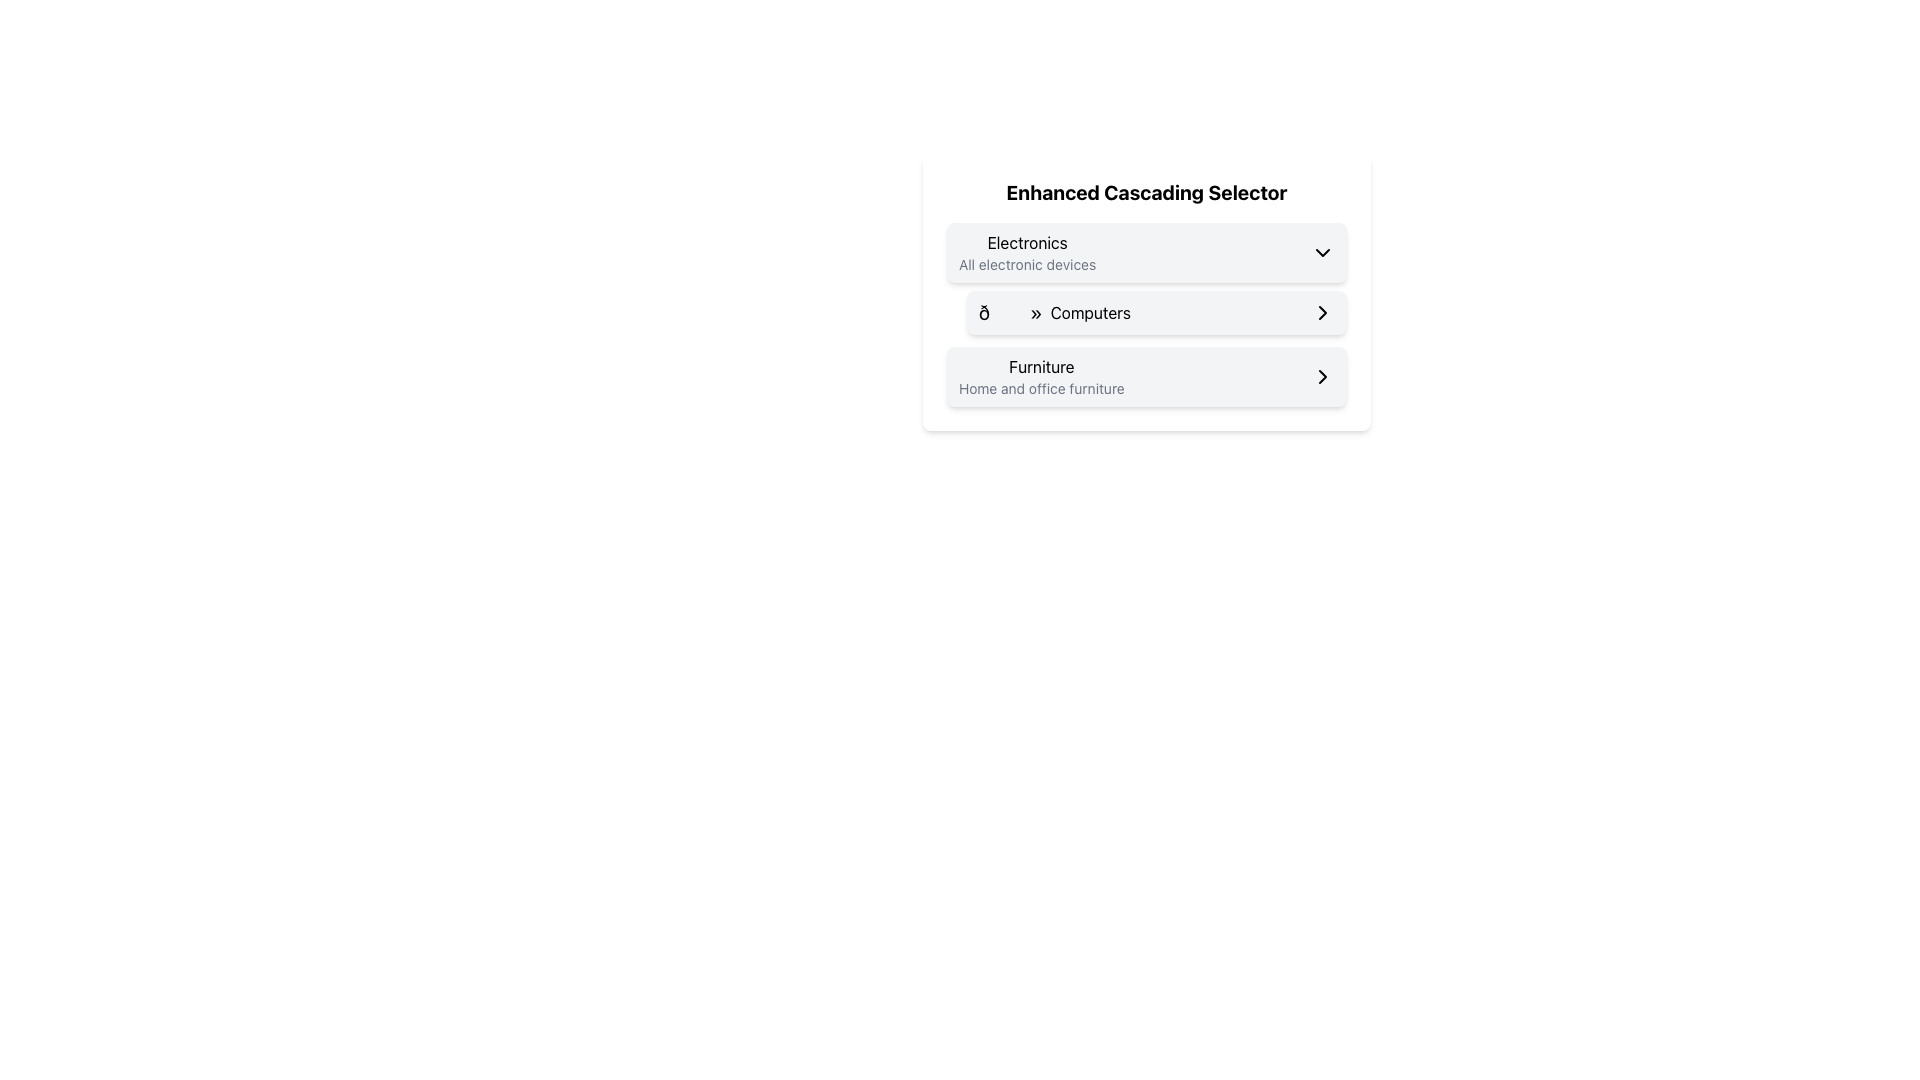  What do you see at coordinates (1156, 312) in the screenshot?
I see `the second list item in the navigation menu that expands or navigates to the 'Computers' subsection, which is located below the 'Electronics' item and above the 'Furniture' item` at bounding box center [1156, 312].